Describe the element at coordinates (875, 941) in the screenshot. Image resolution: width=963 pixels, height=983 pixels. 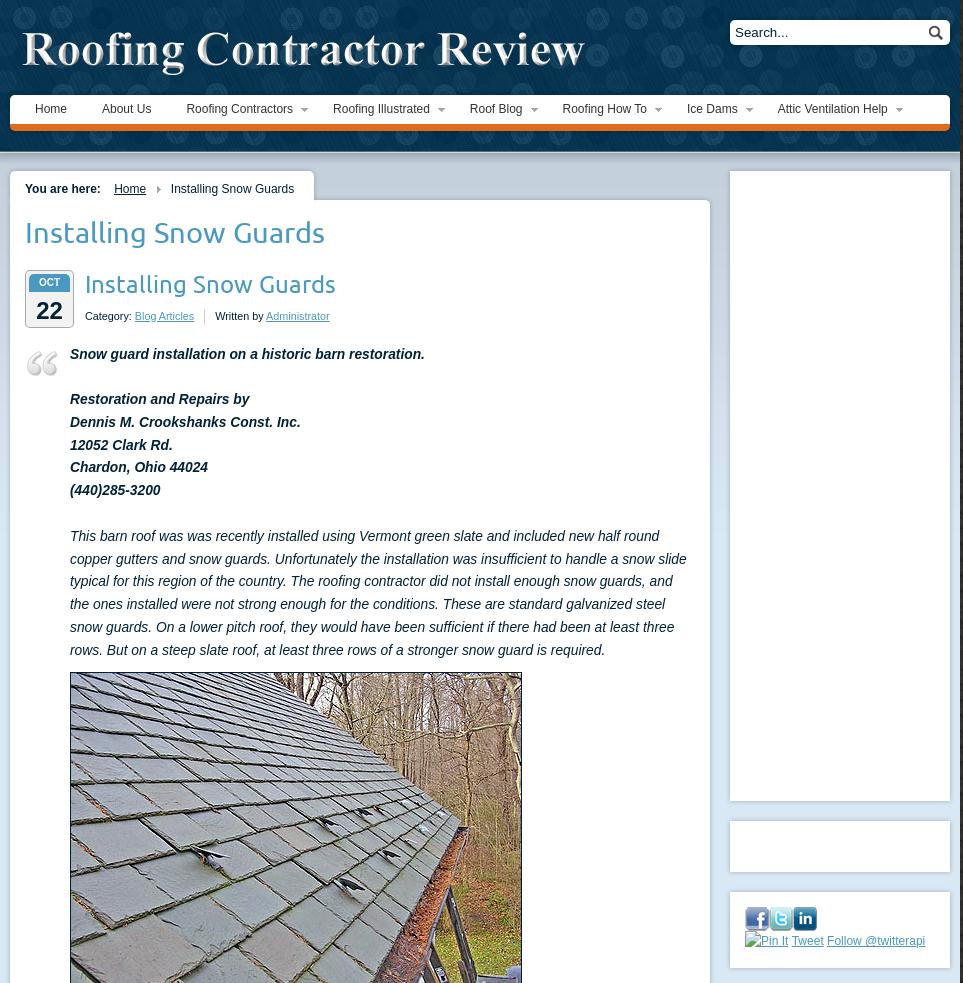
I see `'Follow @twitterapi'` at that location.